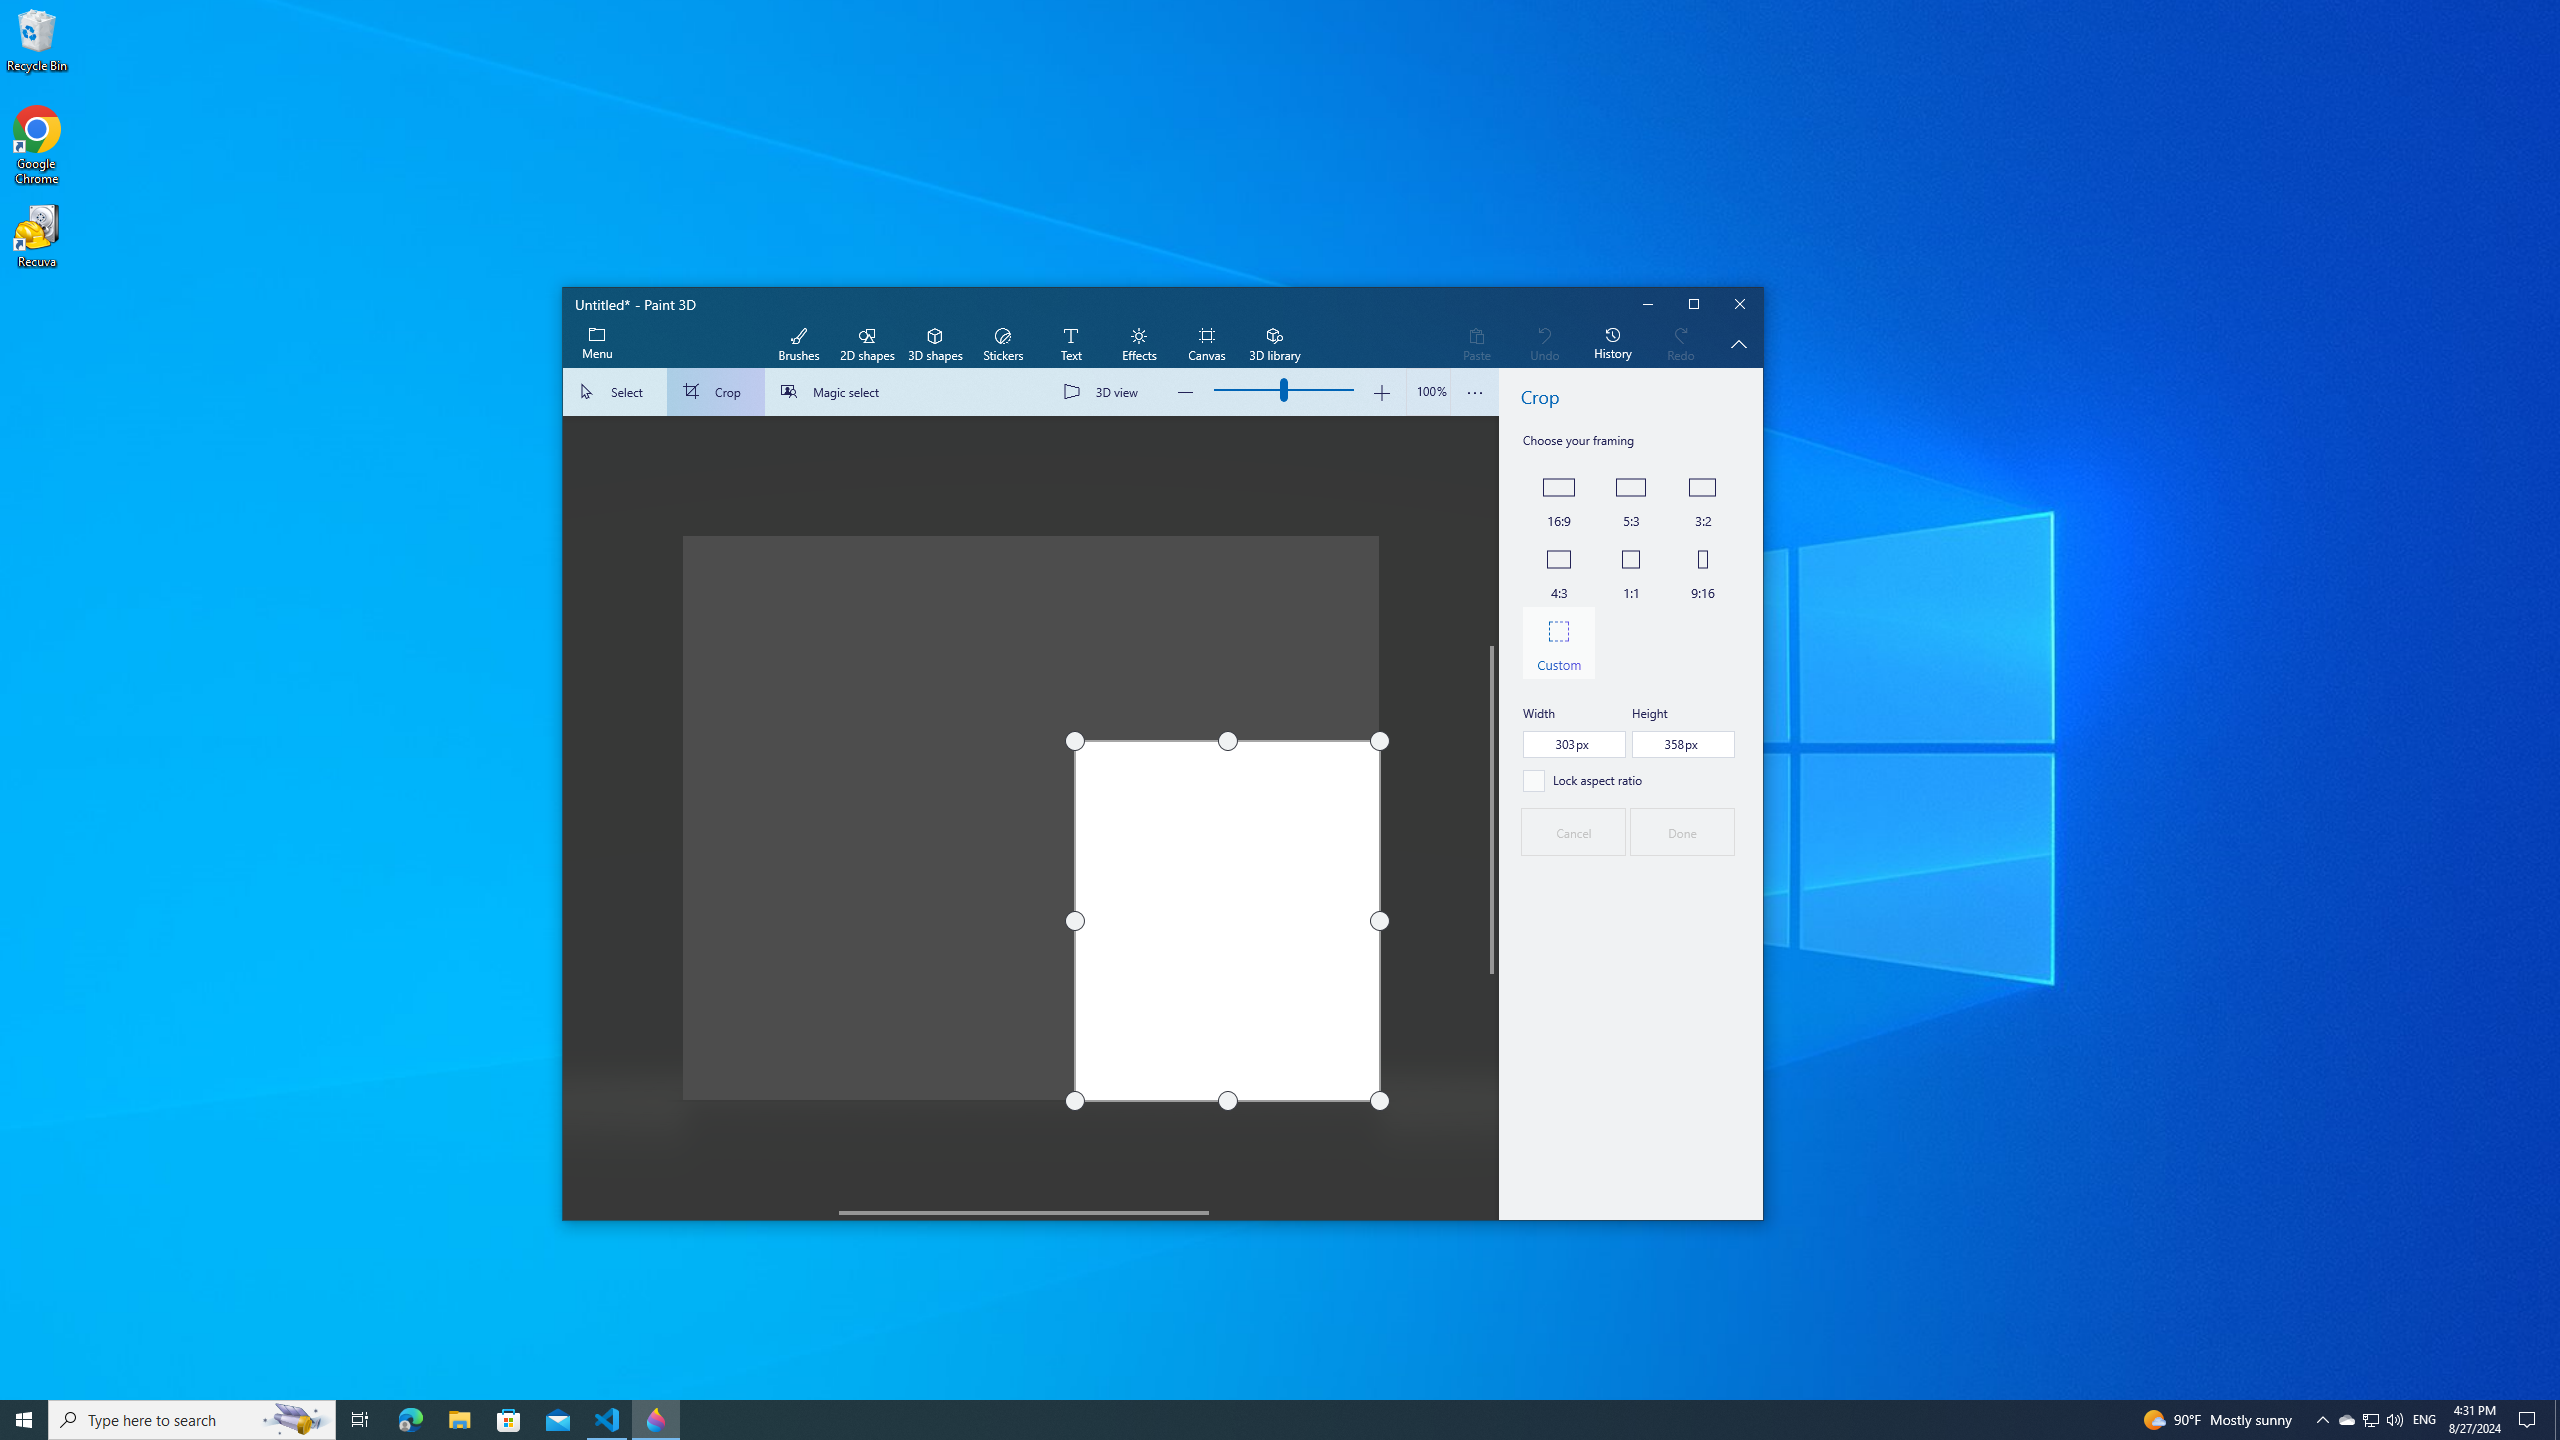 The image size is (2560, 1440). I want to click on 'Magic select', so click(833, 391).